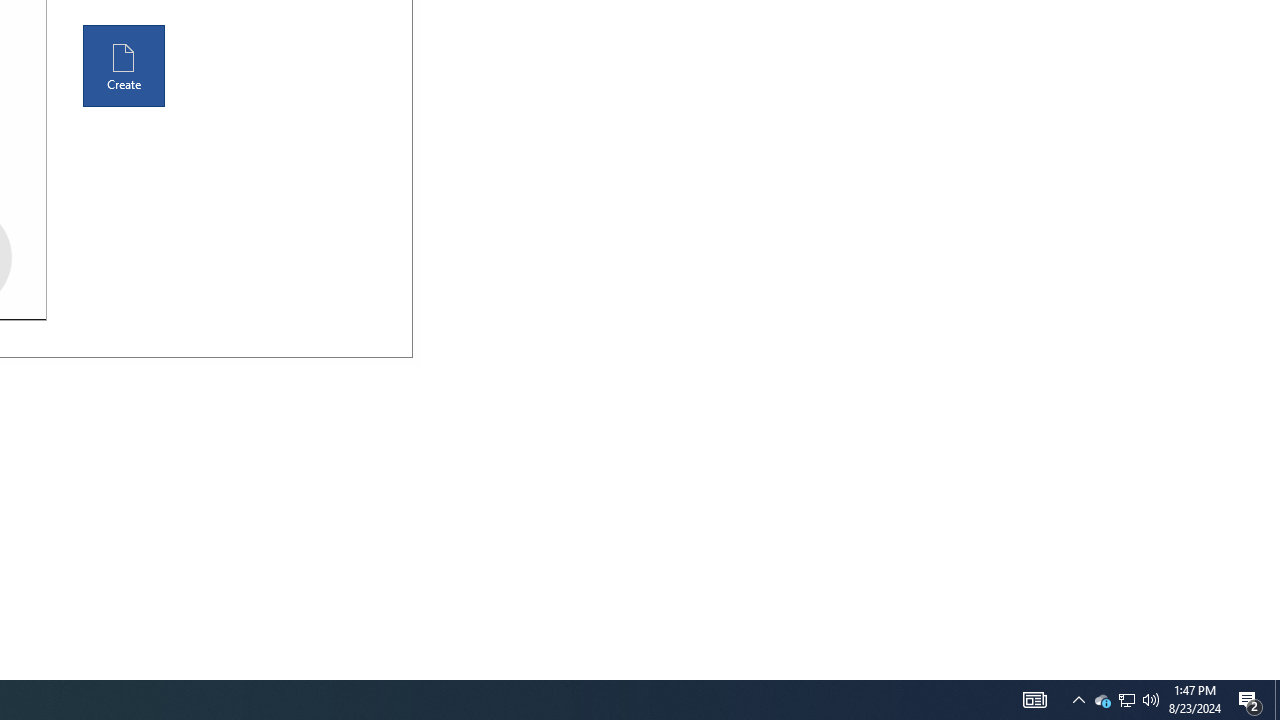  I want to click on 'Create', so click(123, 65).